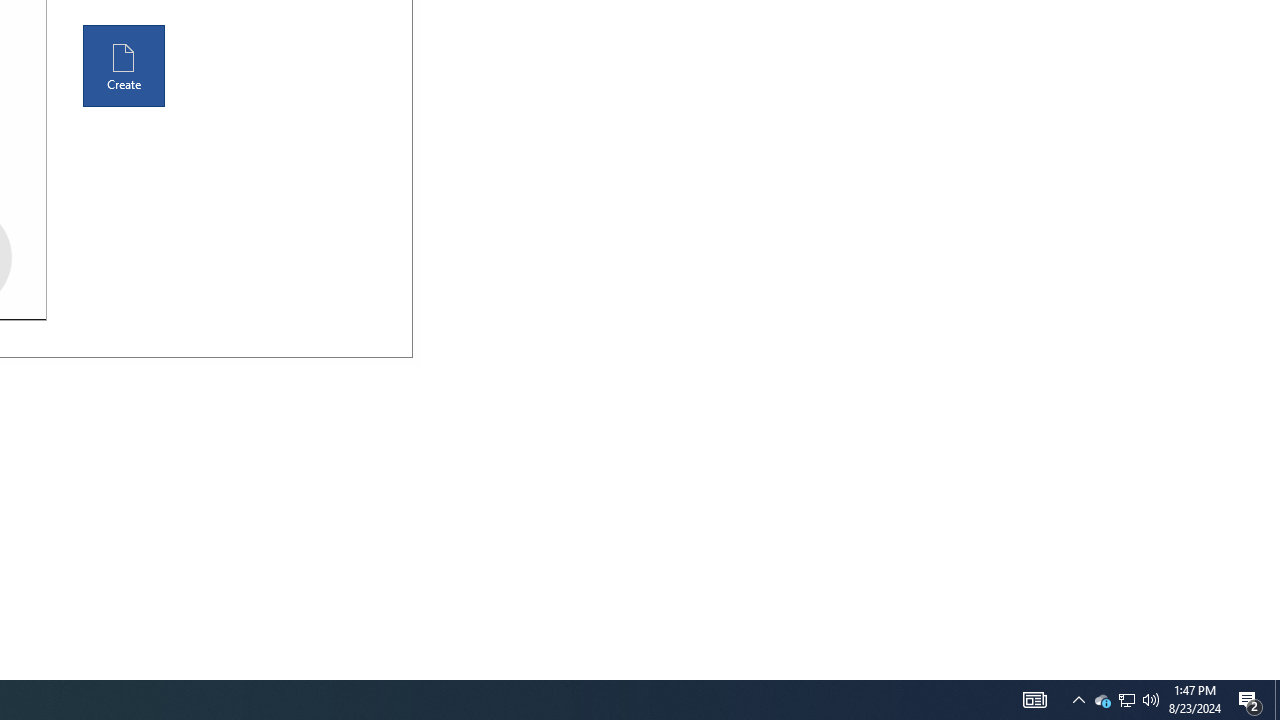  I want to click on 'Create', so click(123, 65).